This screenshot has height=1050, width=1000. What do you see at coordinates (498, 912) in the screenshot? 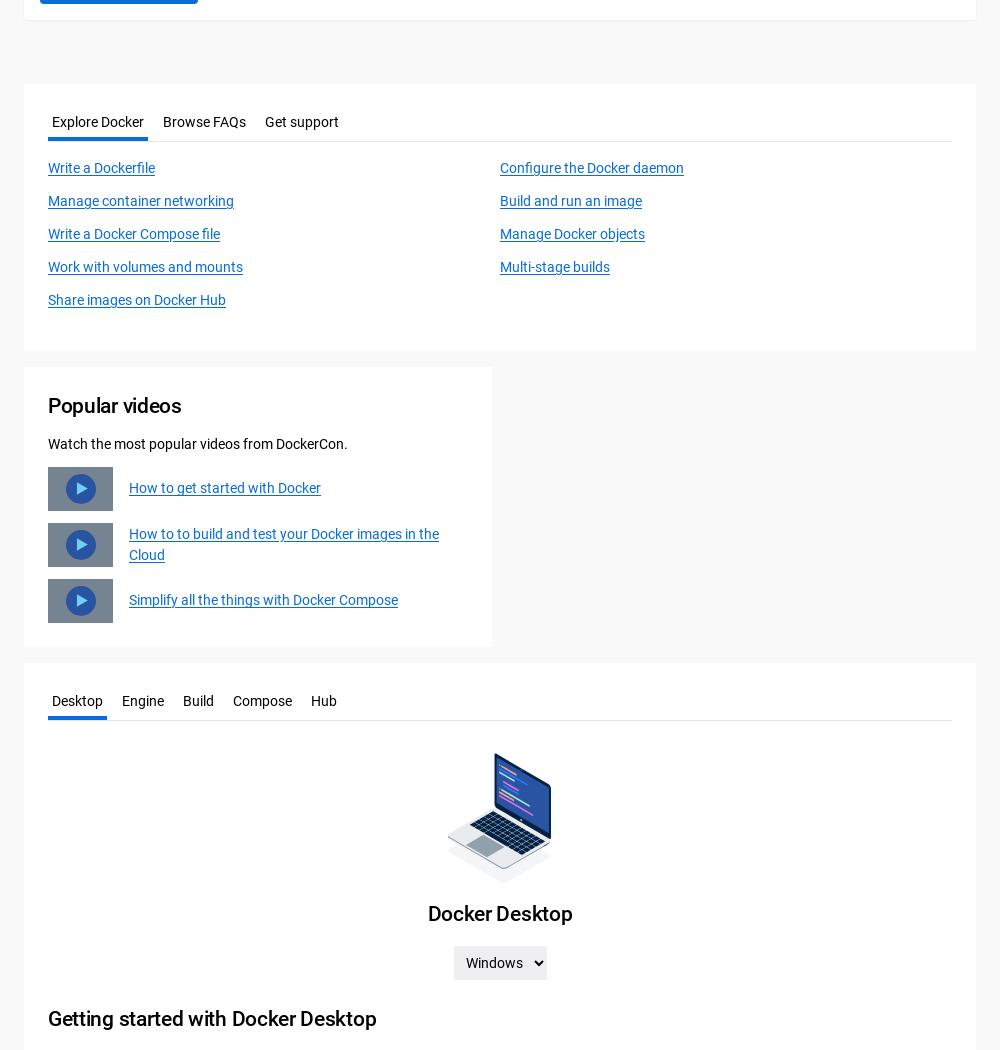
I see `'Docker Desktop'` at bounding box center [498, 912].